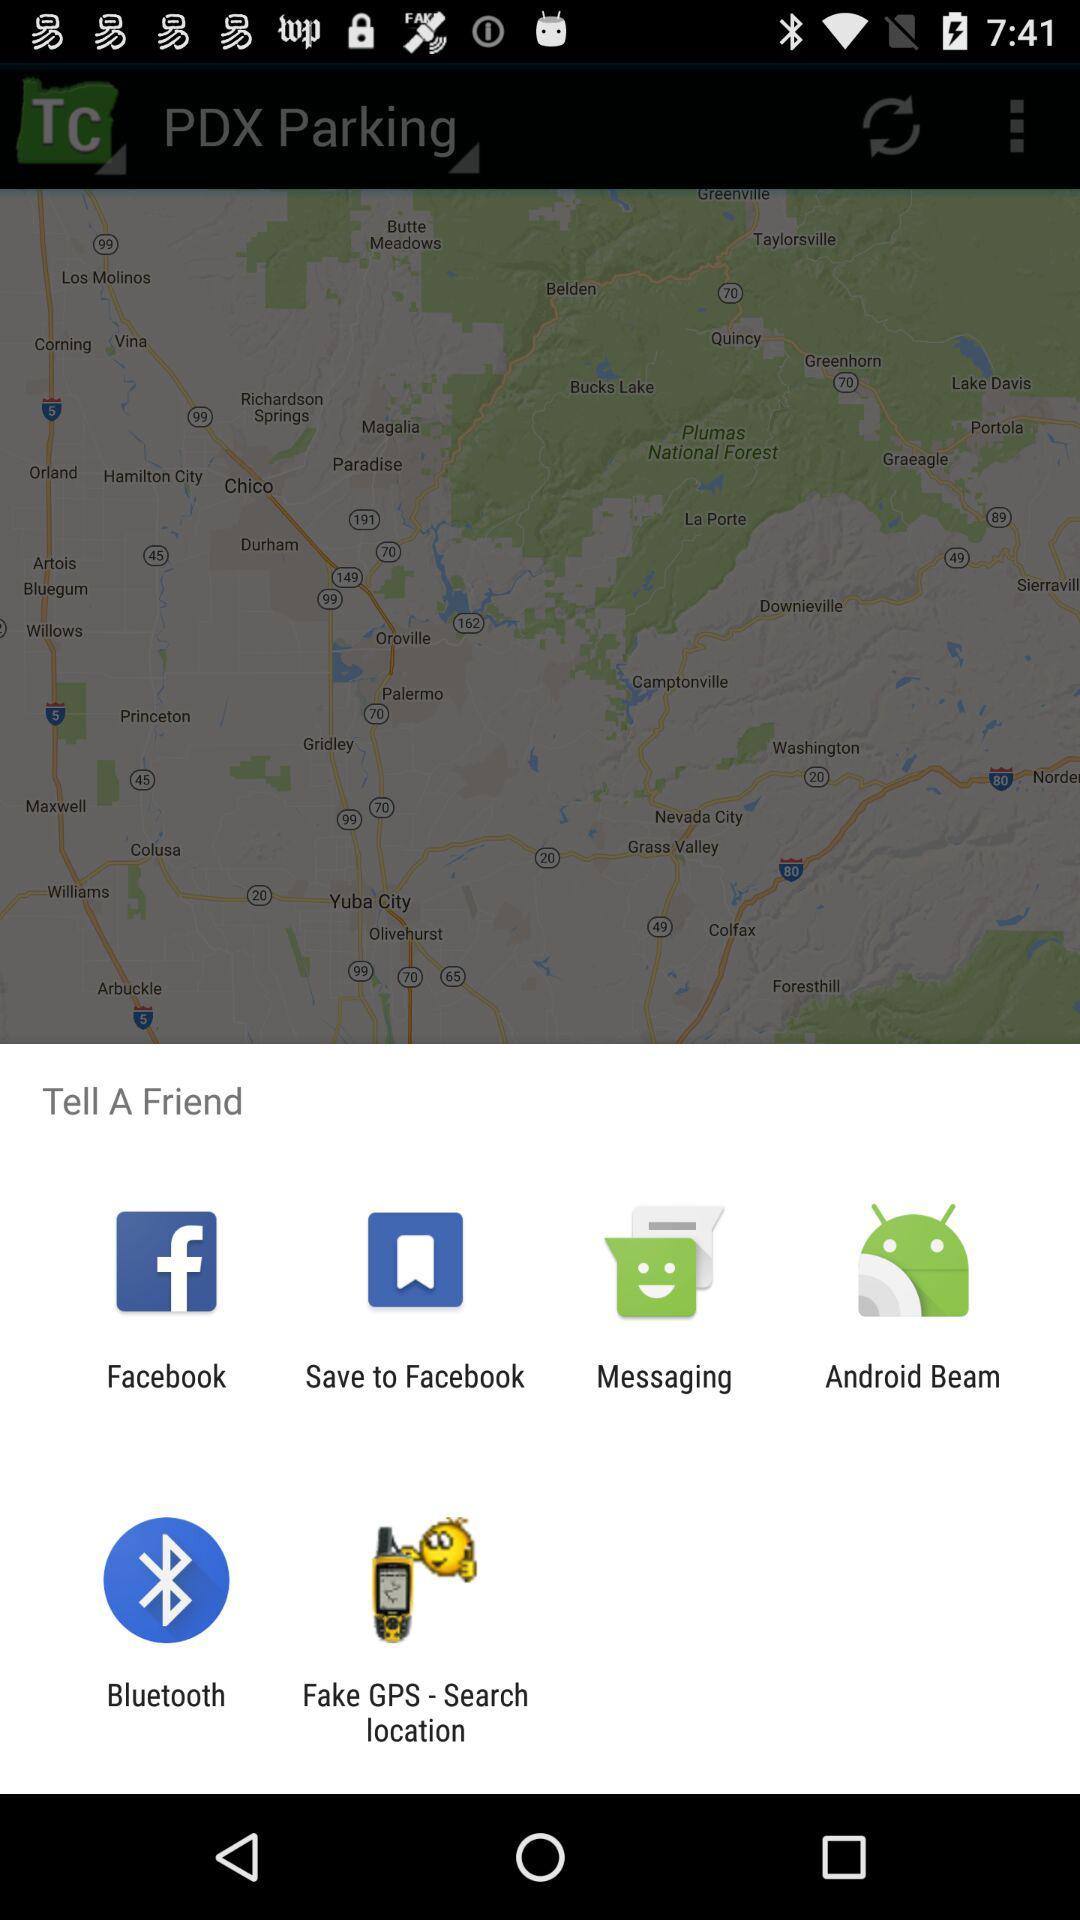  Describe the element at coordinates (414, 1711) in the screenshot. I see `icon to the right of the bluetooth` at that location.